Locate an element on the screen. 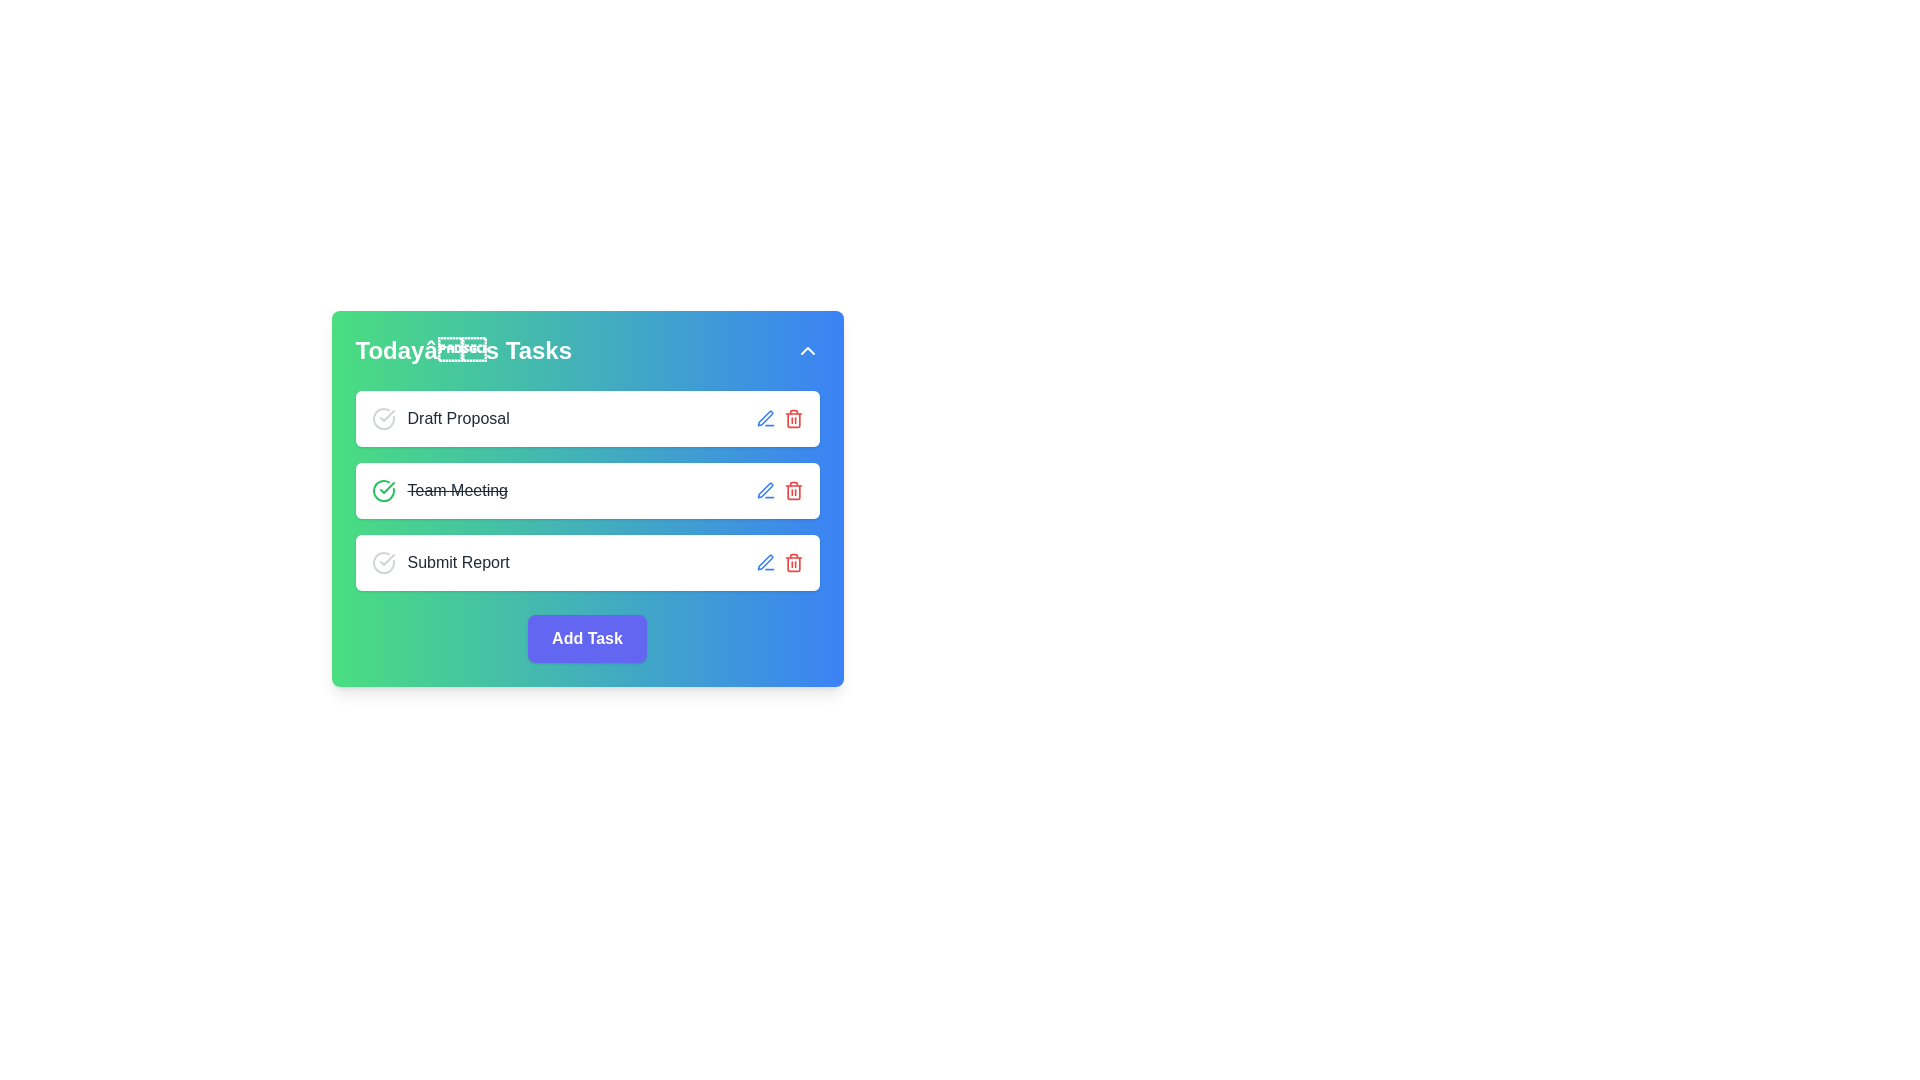 This screenshot has width=1920, height=1080. the Collapse/Expand icon (Chevron) located on the far right within the header bar of the 'Today's Tasks' card is located at coordinates (807, 350).